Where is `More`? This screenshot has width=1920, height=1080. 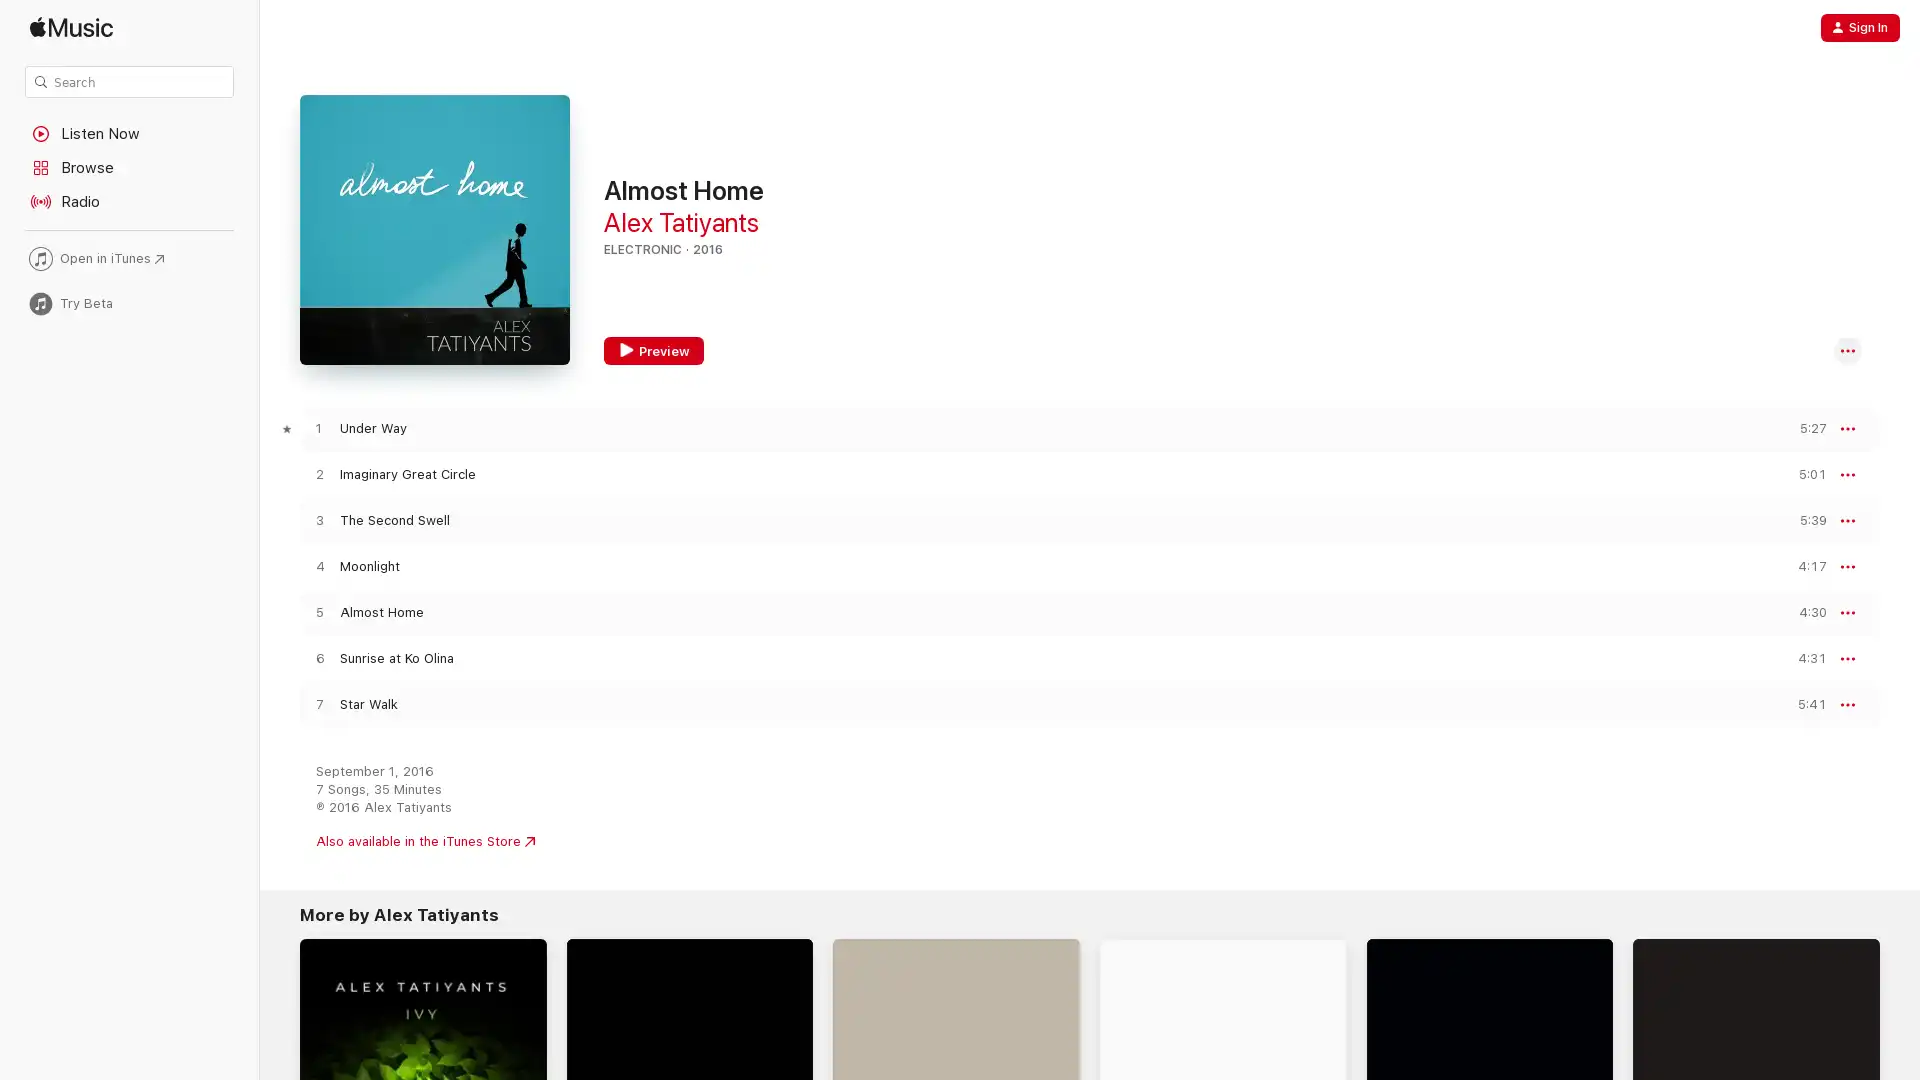 More is located at coordinates (1847, 567).